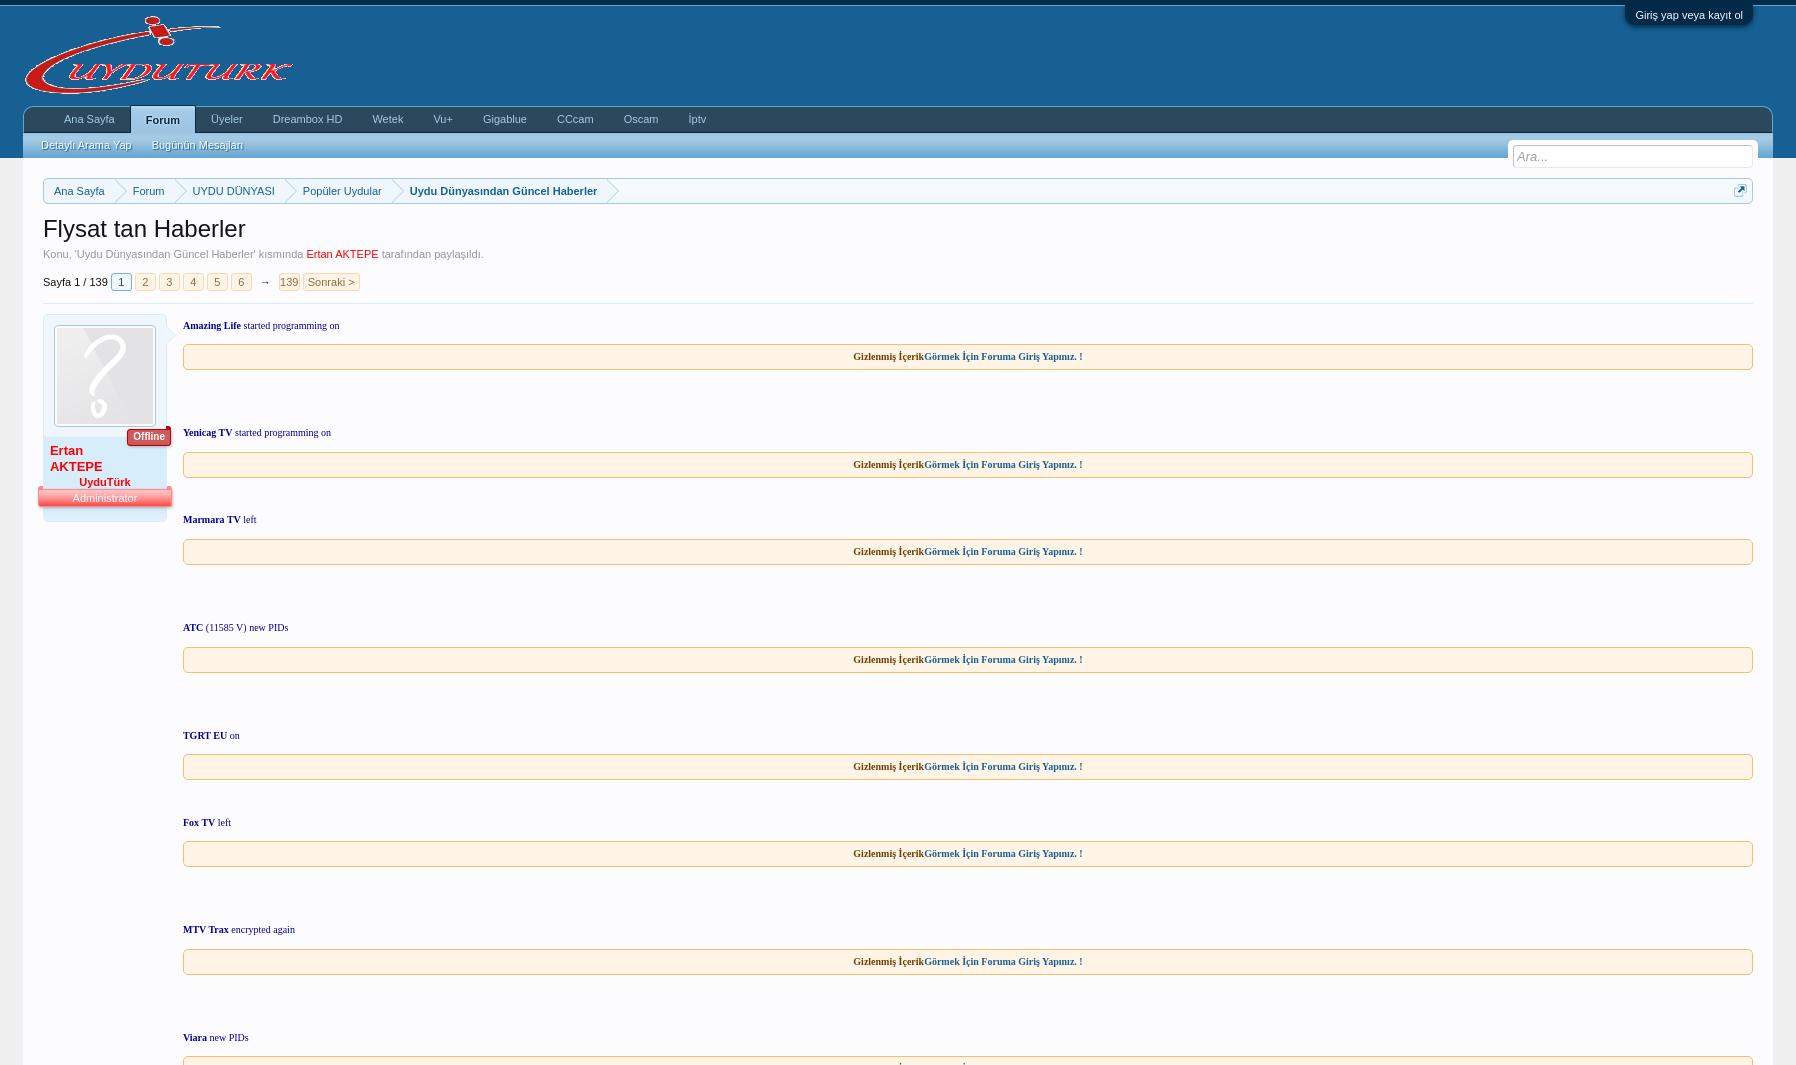 This screenshot has width=1796, height=1065. I want to click on 'Marmara TV', so click(180, 518).